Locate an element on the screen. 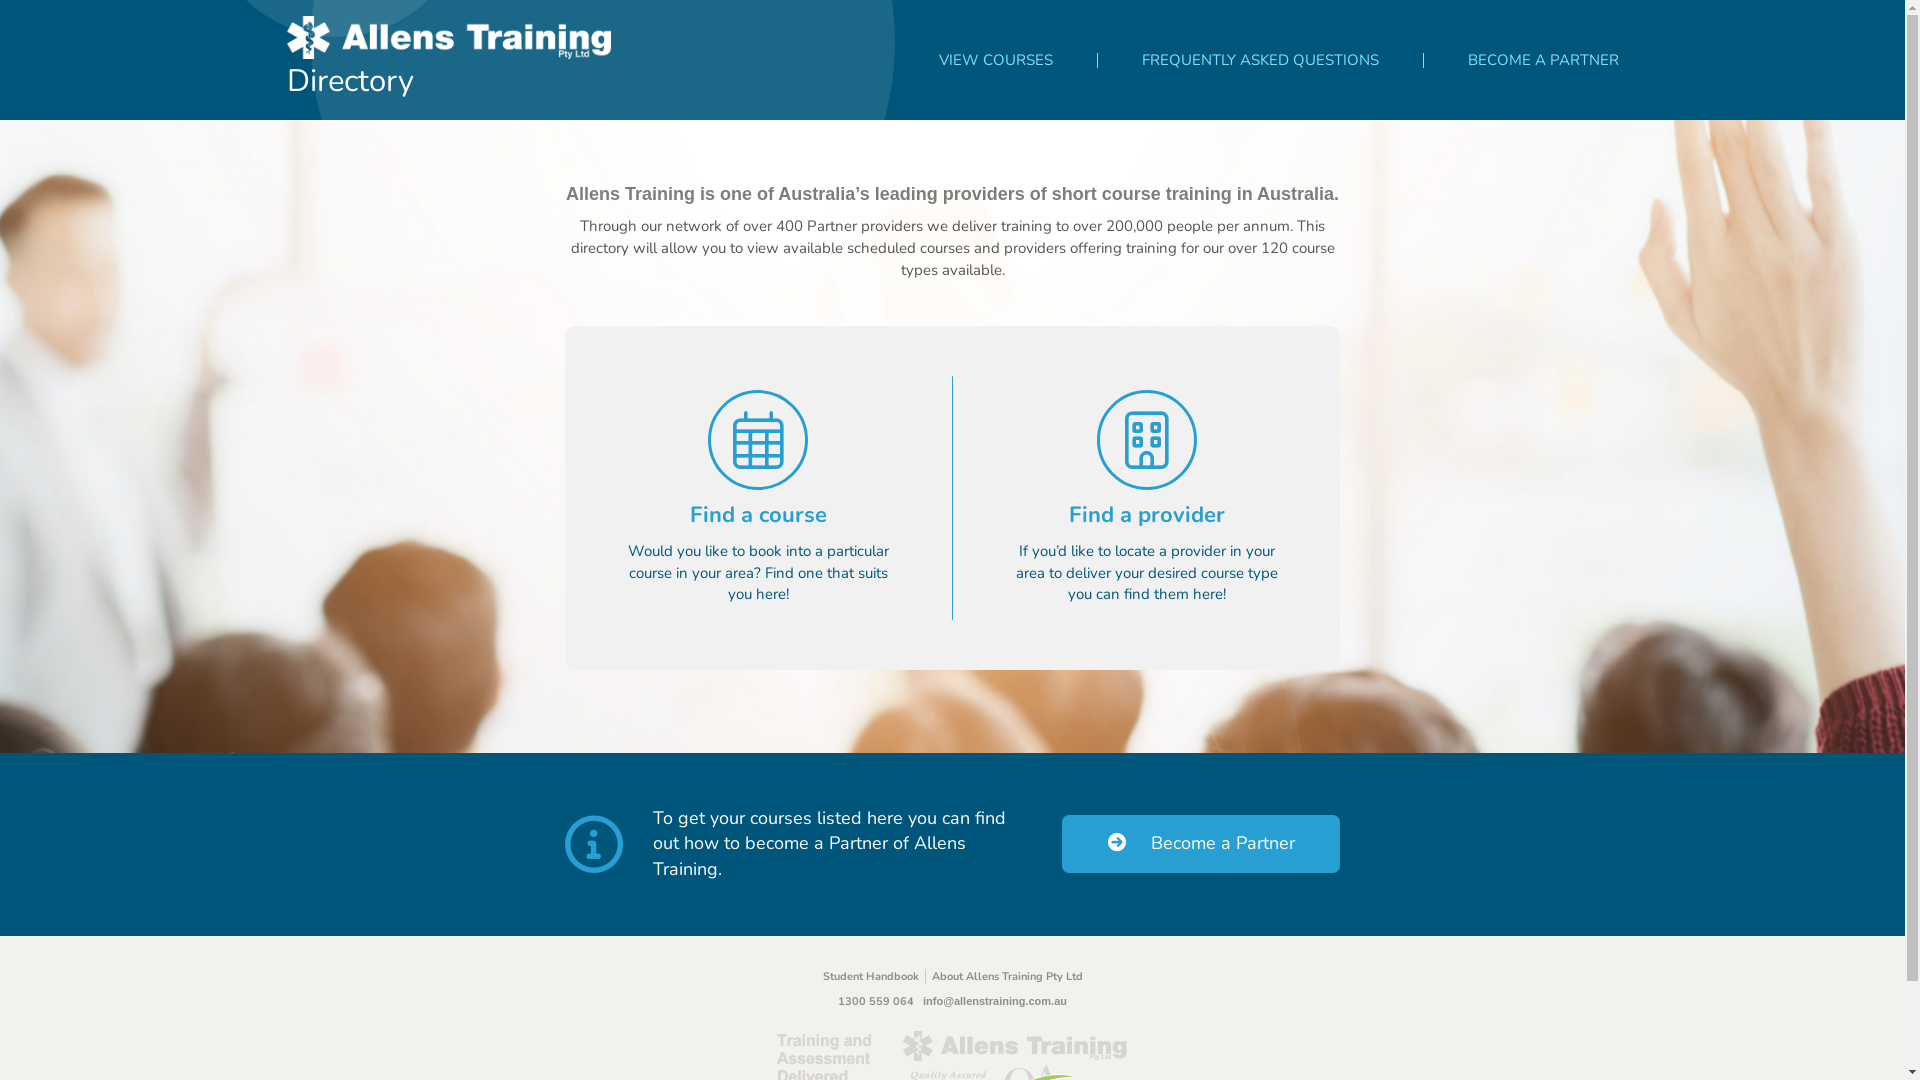 The height and width of the screenshot is (1080, 1920). 'Student Handbook' is located at coordinates (876, 975).